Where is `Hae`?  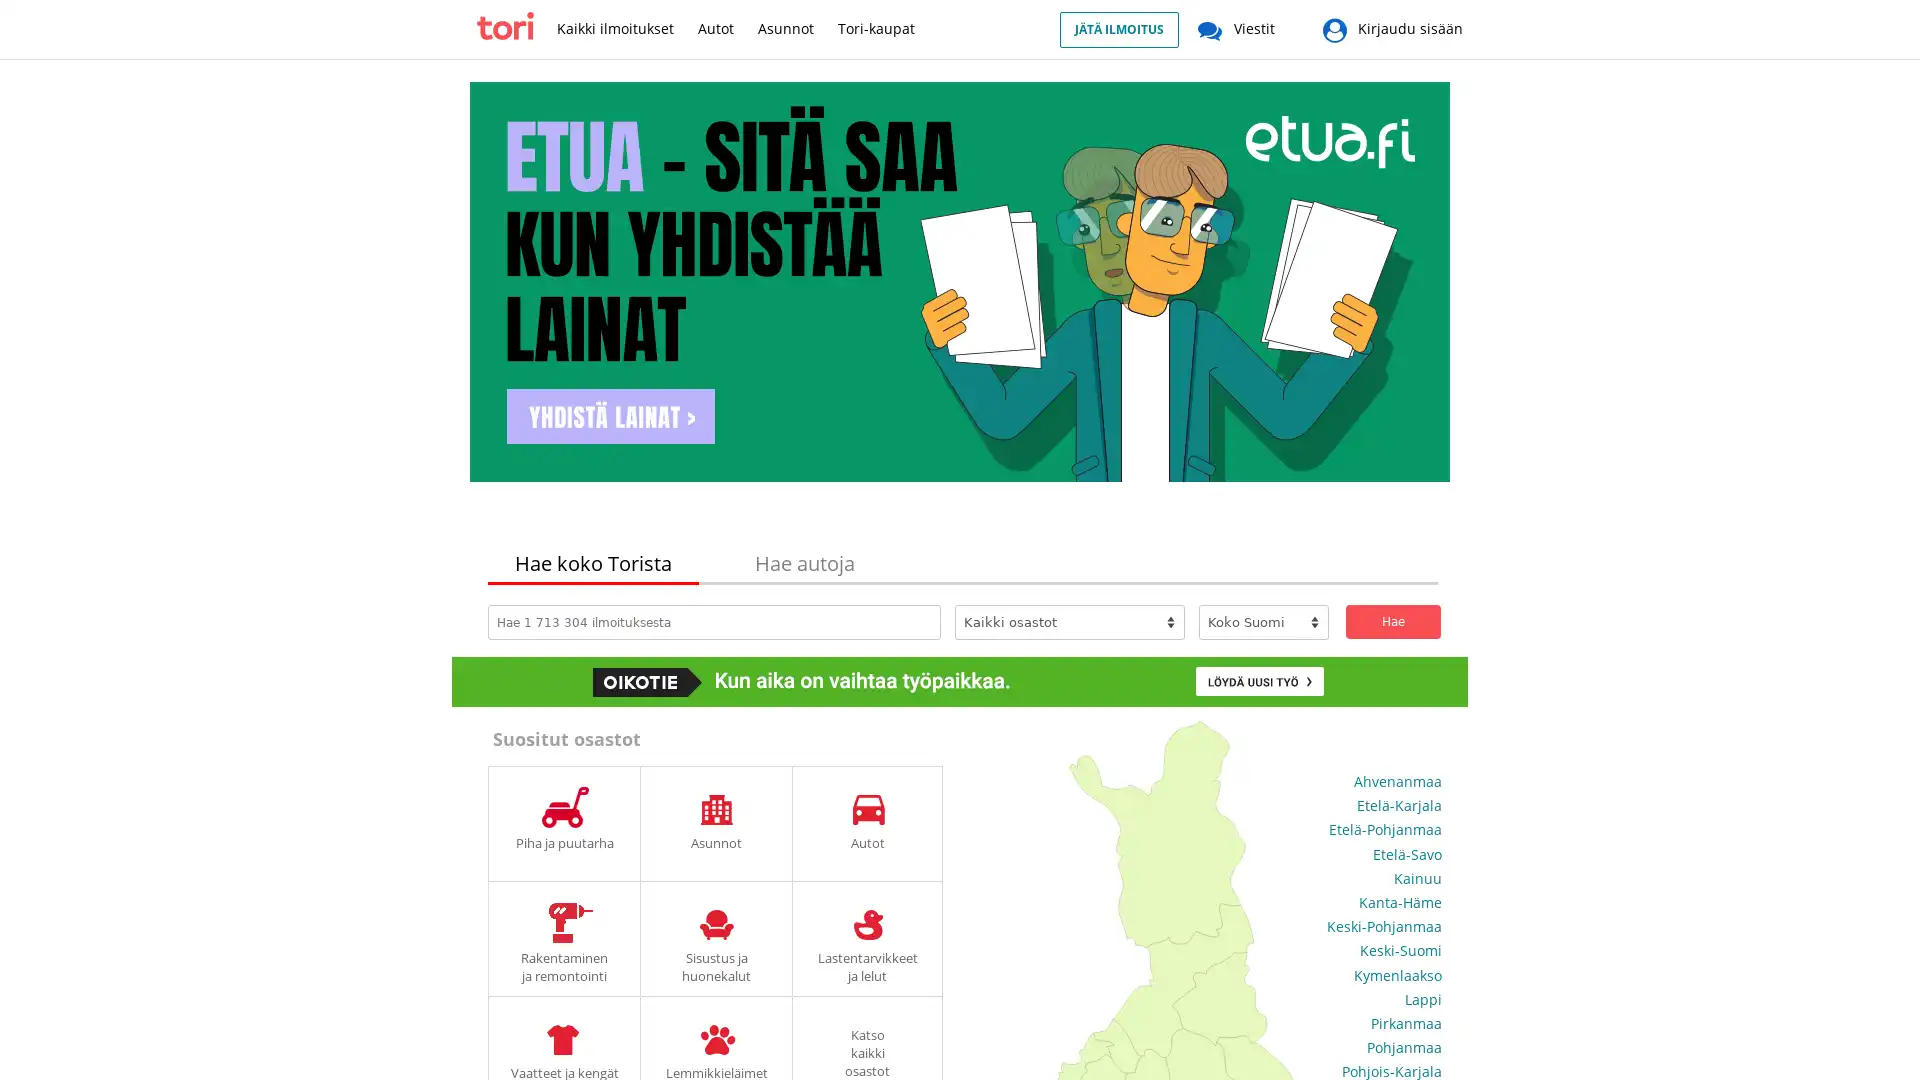
Hae is located at coordinates (1391, 620).